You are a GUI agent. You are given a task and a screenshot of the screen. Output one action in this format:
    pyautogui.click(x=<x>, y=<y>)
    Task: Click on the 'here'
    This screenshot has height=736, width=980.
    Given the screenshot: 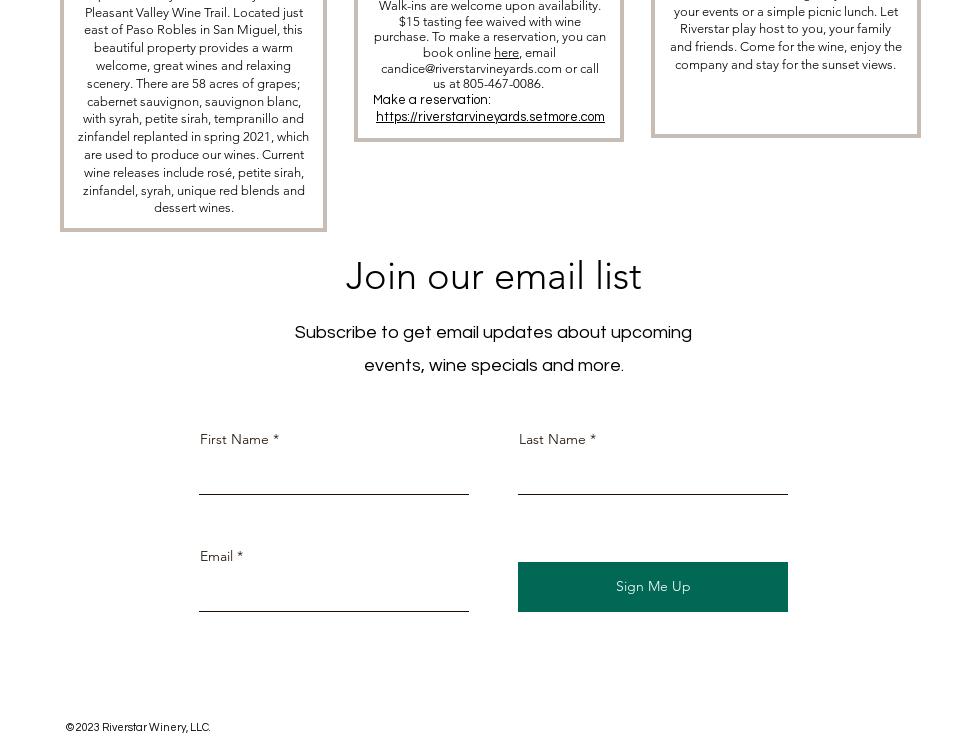 What is the action you would take?
    pyautogui.click(x=494, y=51)
    